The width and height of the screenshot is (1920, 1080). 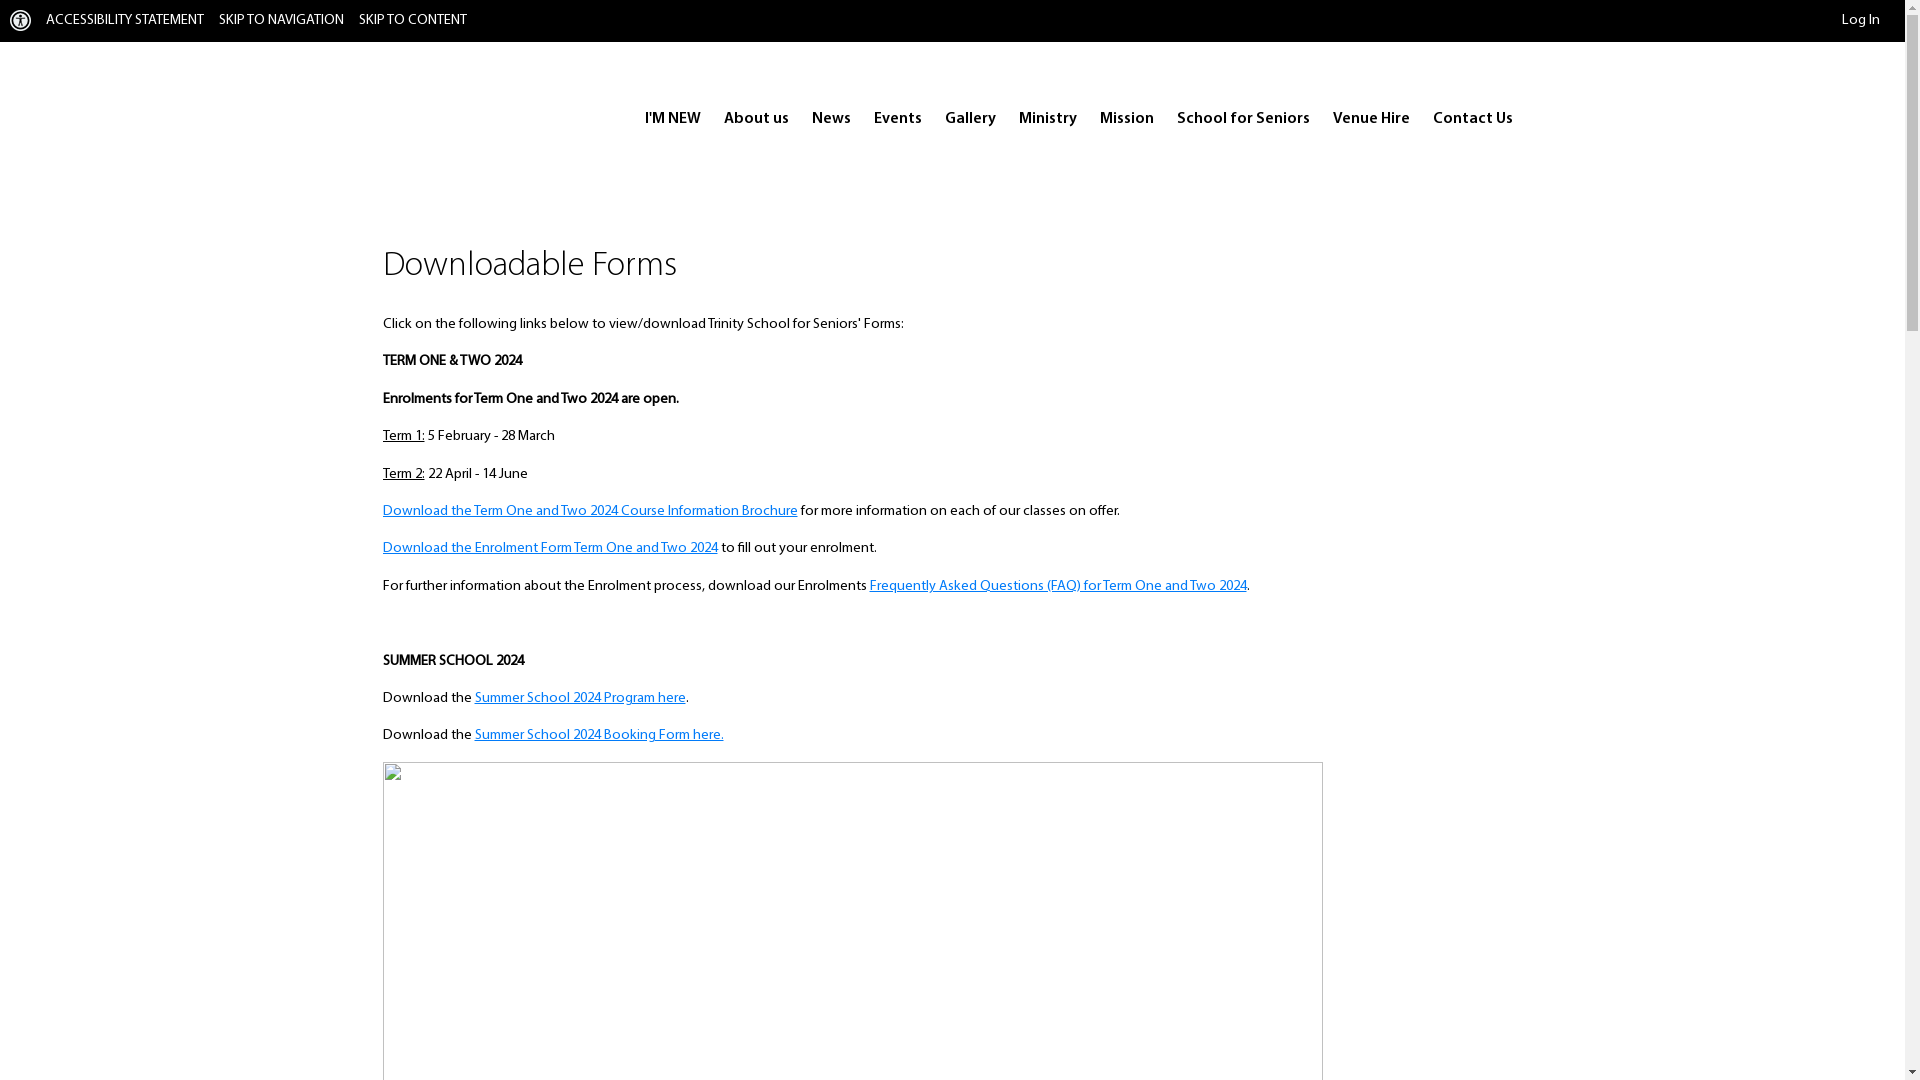 I want to click on 'Summer School 2024 Booking Form here.', so click(x=597, y=735).